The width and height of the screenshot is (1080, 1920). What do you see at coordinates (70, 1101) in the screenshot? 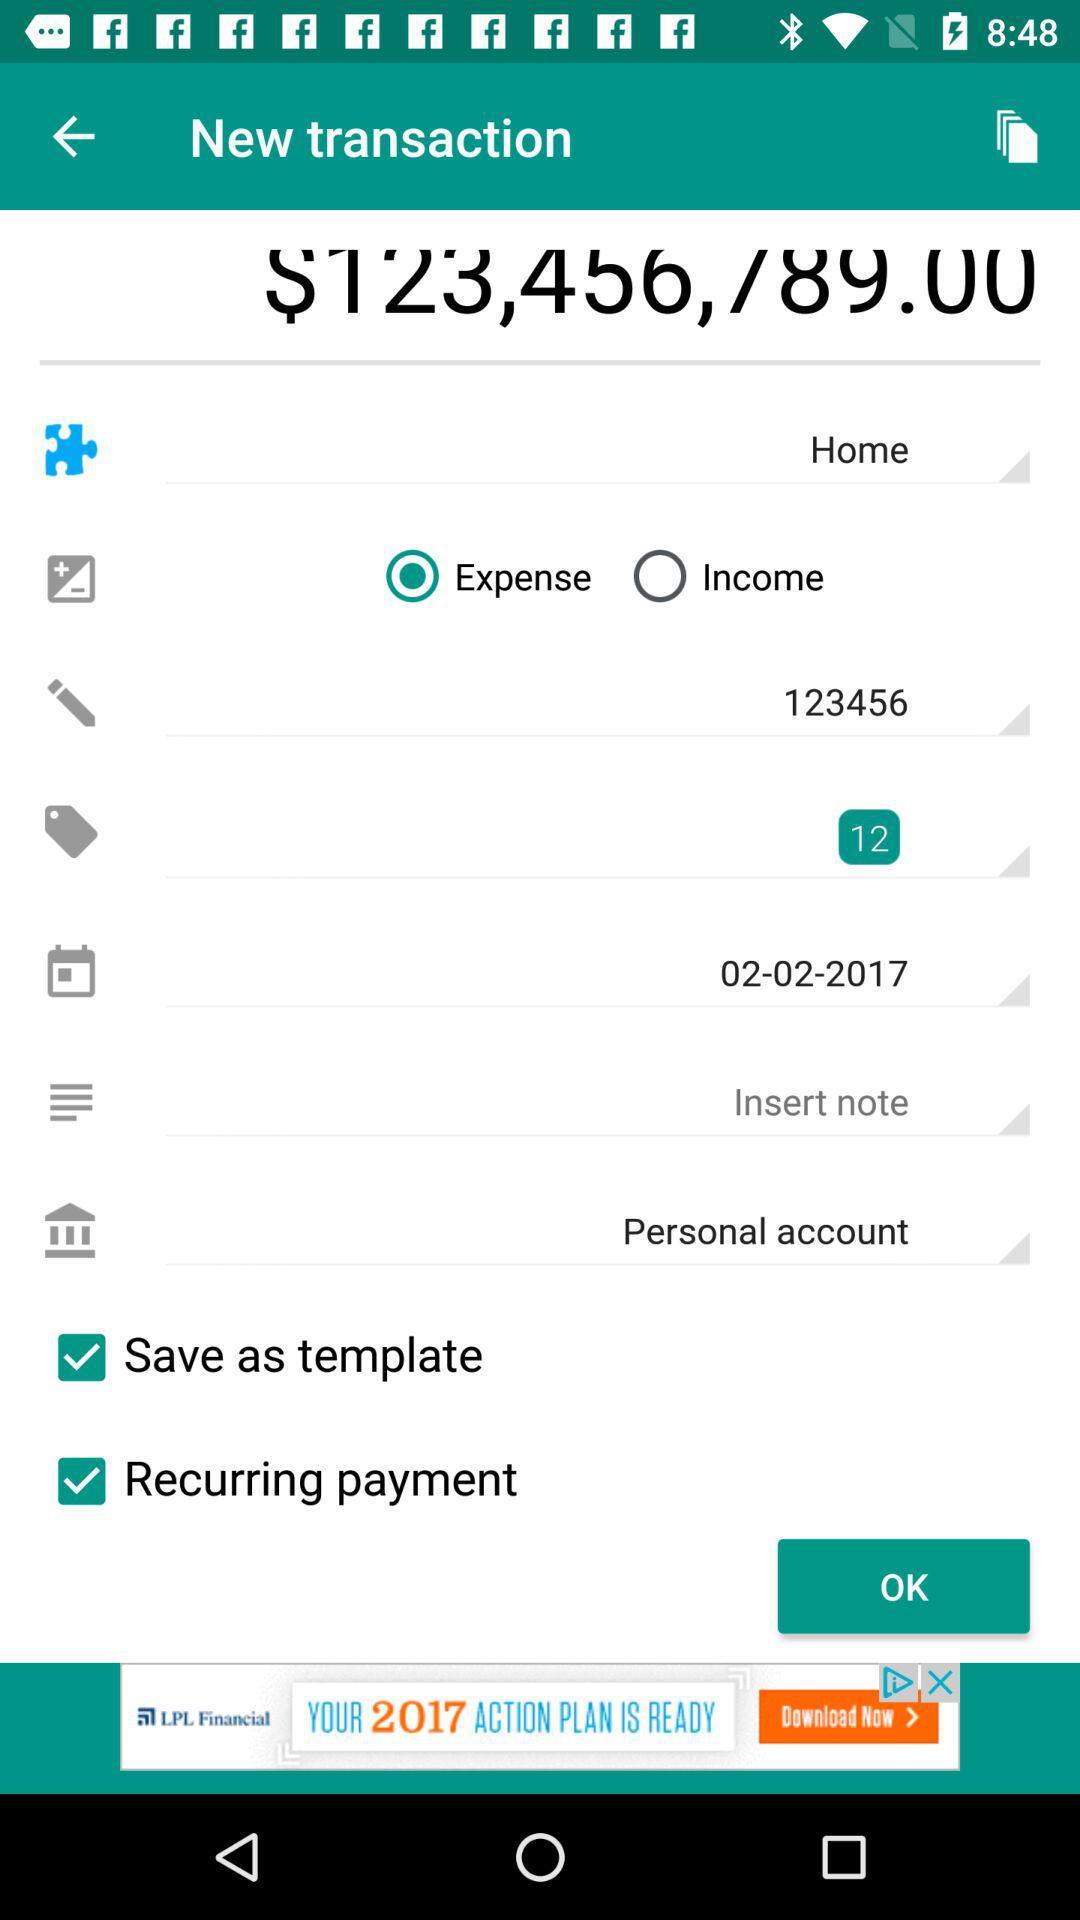
I see `insert note` at bounding box center [70, 1101].